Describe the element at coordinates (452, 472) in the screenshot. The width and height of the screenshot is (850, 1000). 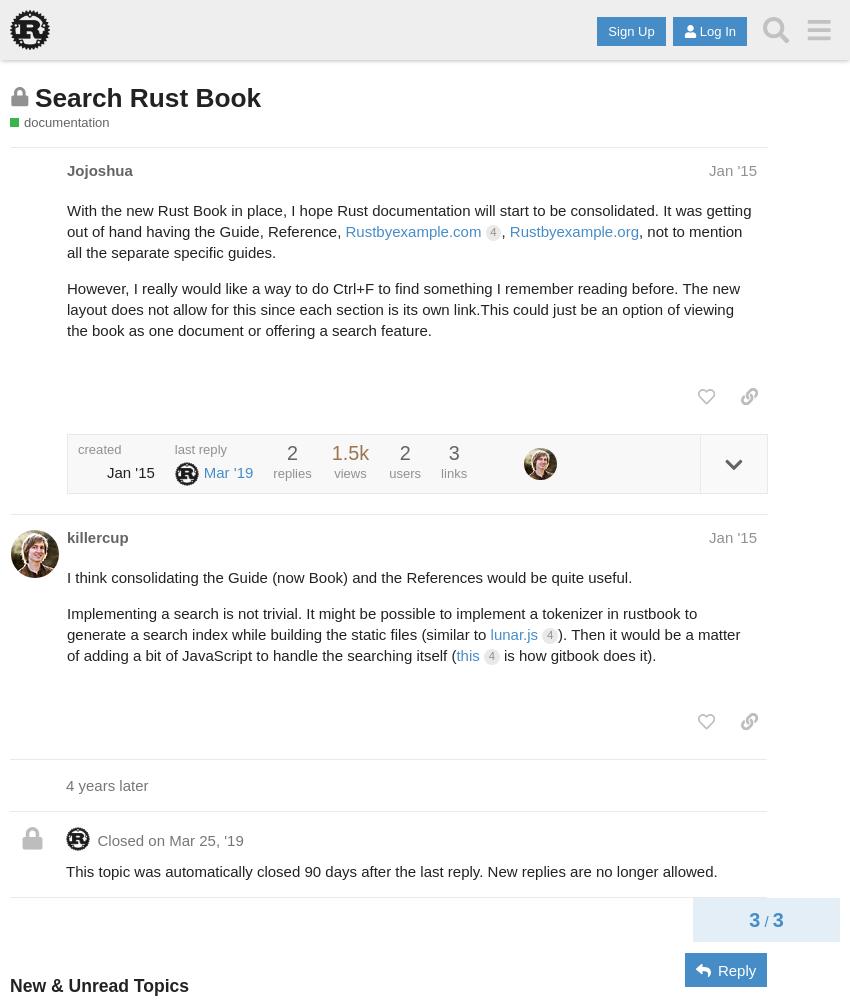
I see `'links'` at that location.